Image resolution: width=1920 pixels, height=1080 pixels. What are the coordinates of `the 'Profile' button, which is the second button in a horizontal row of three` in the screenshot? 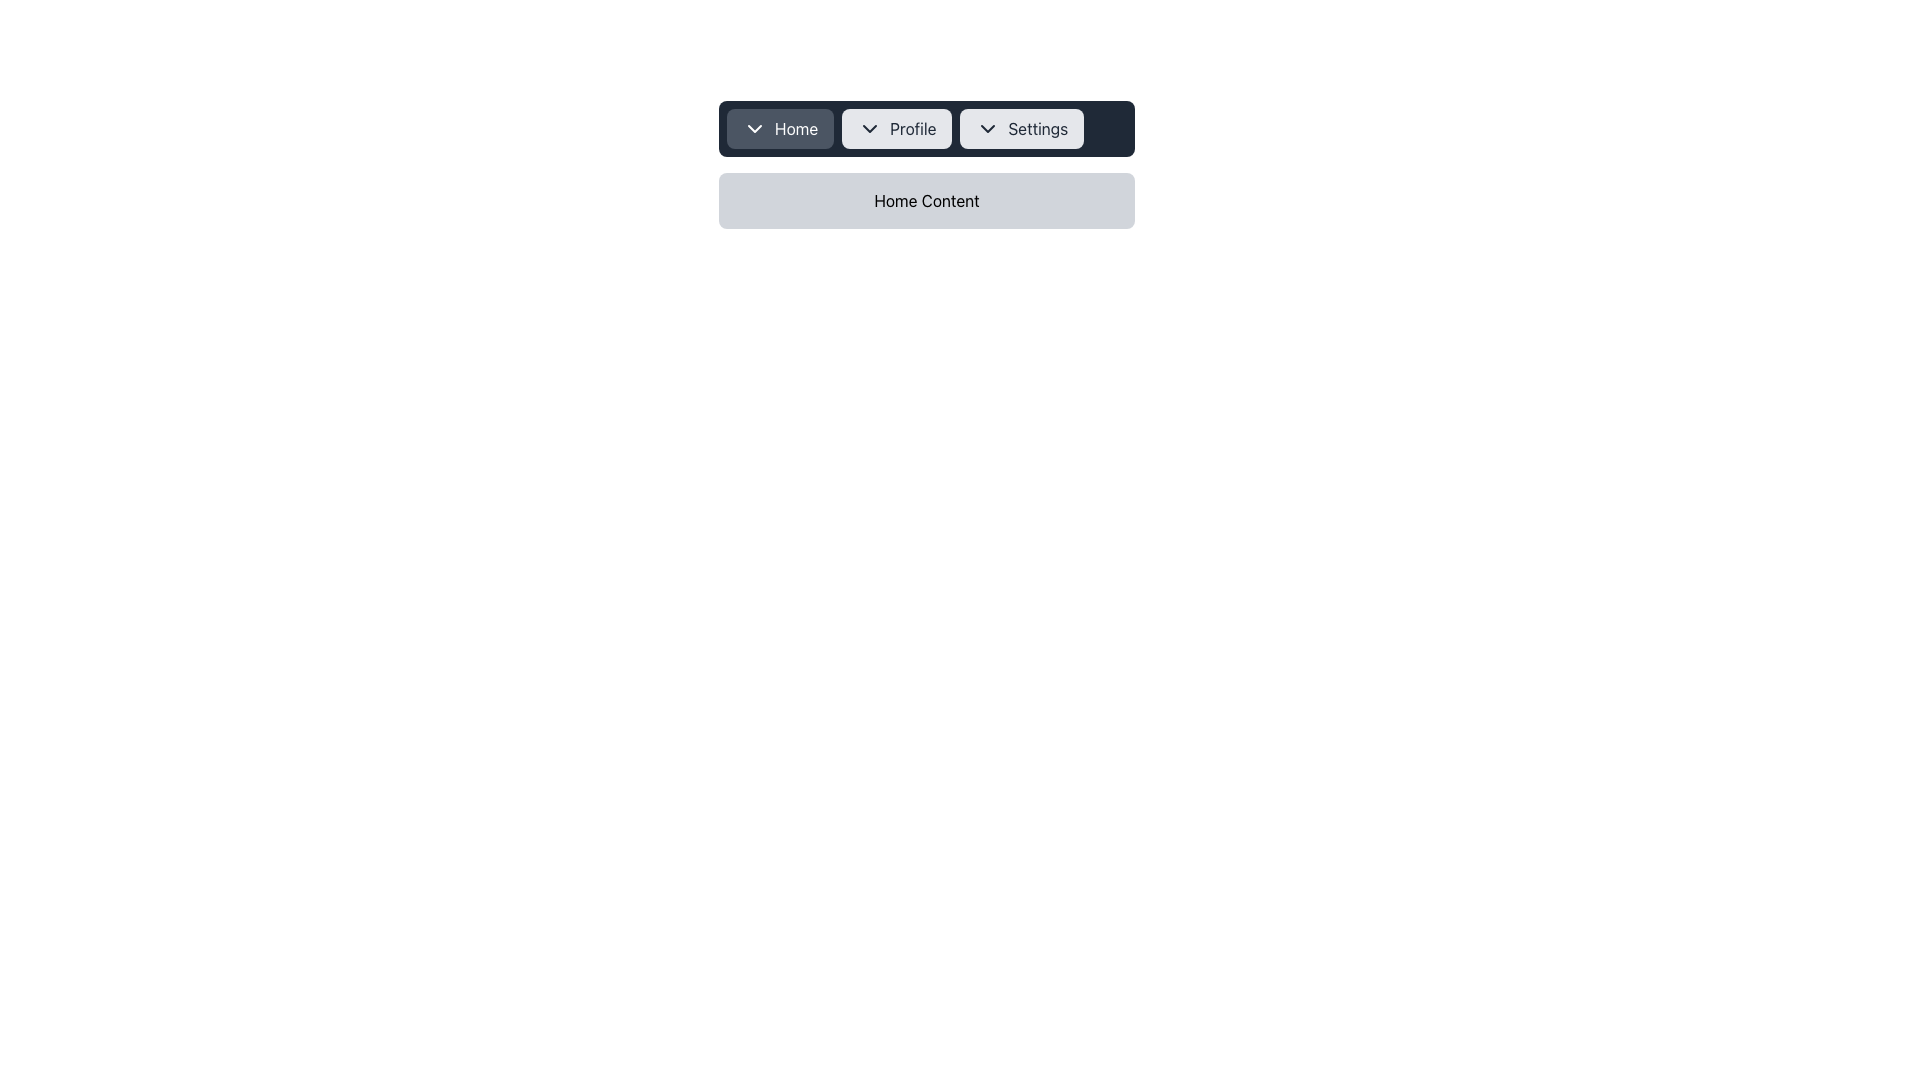 It's located at (896, 128).